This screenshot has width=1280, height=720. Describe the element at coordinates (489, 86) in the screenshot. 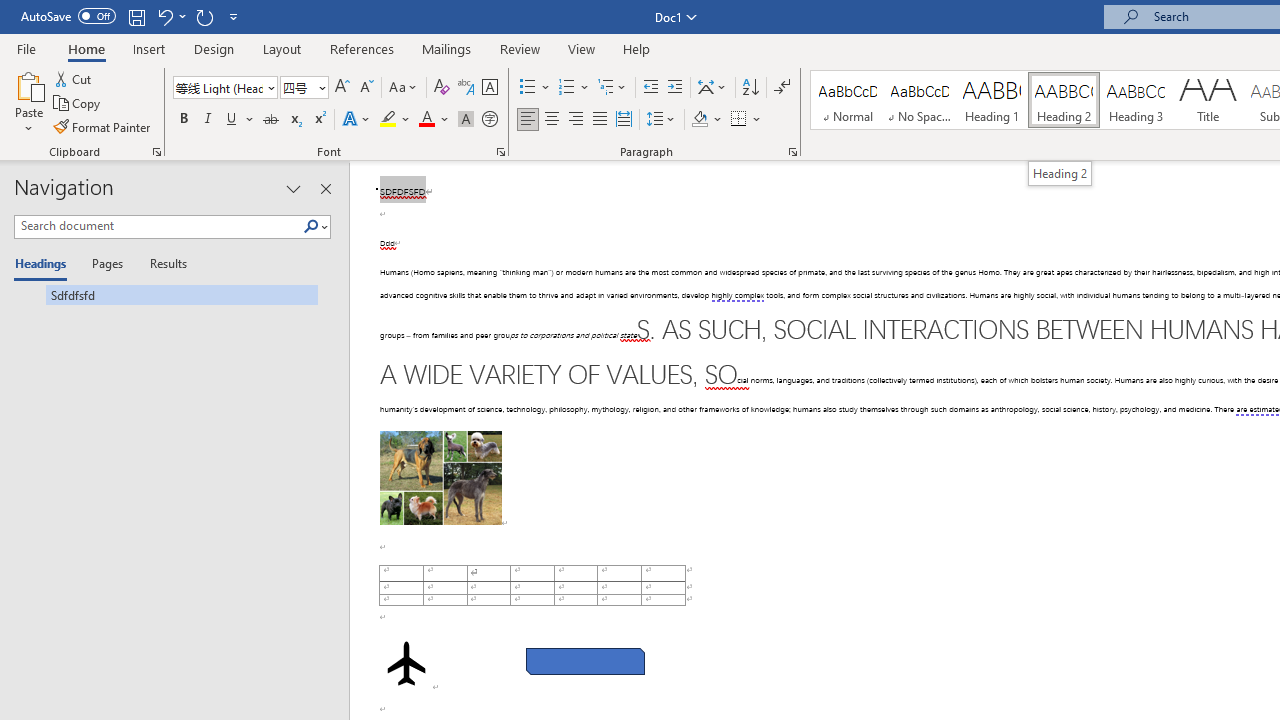

I see `'Character Border'` at that location.